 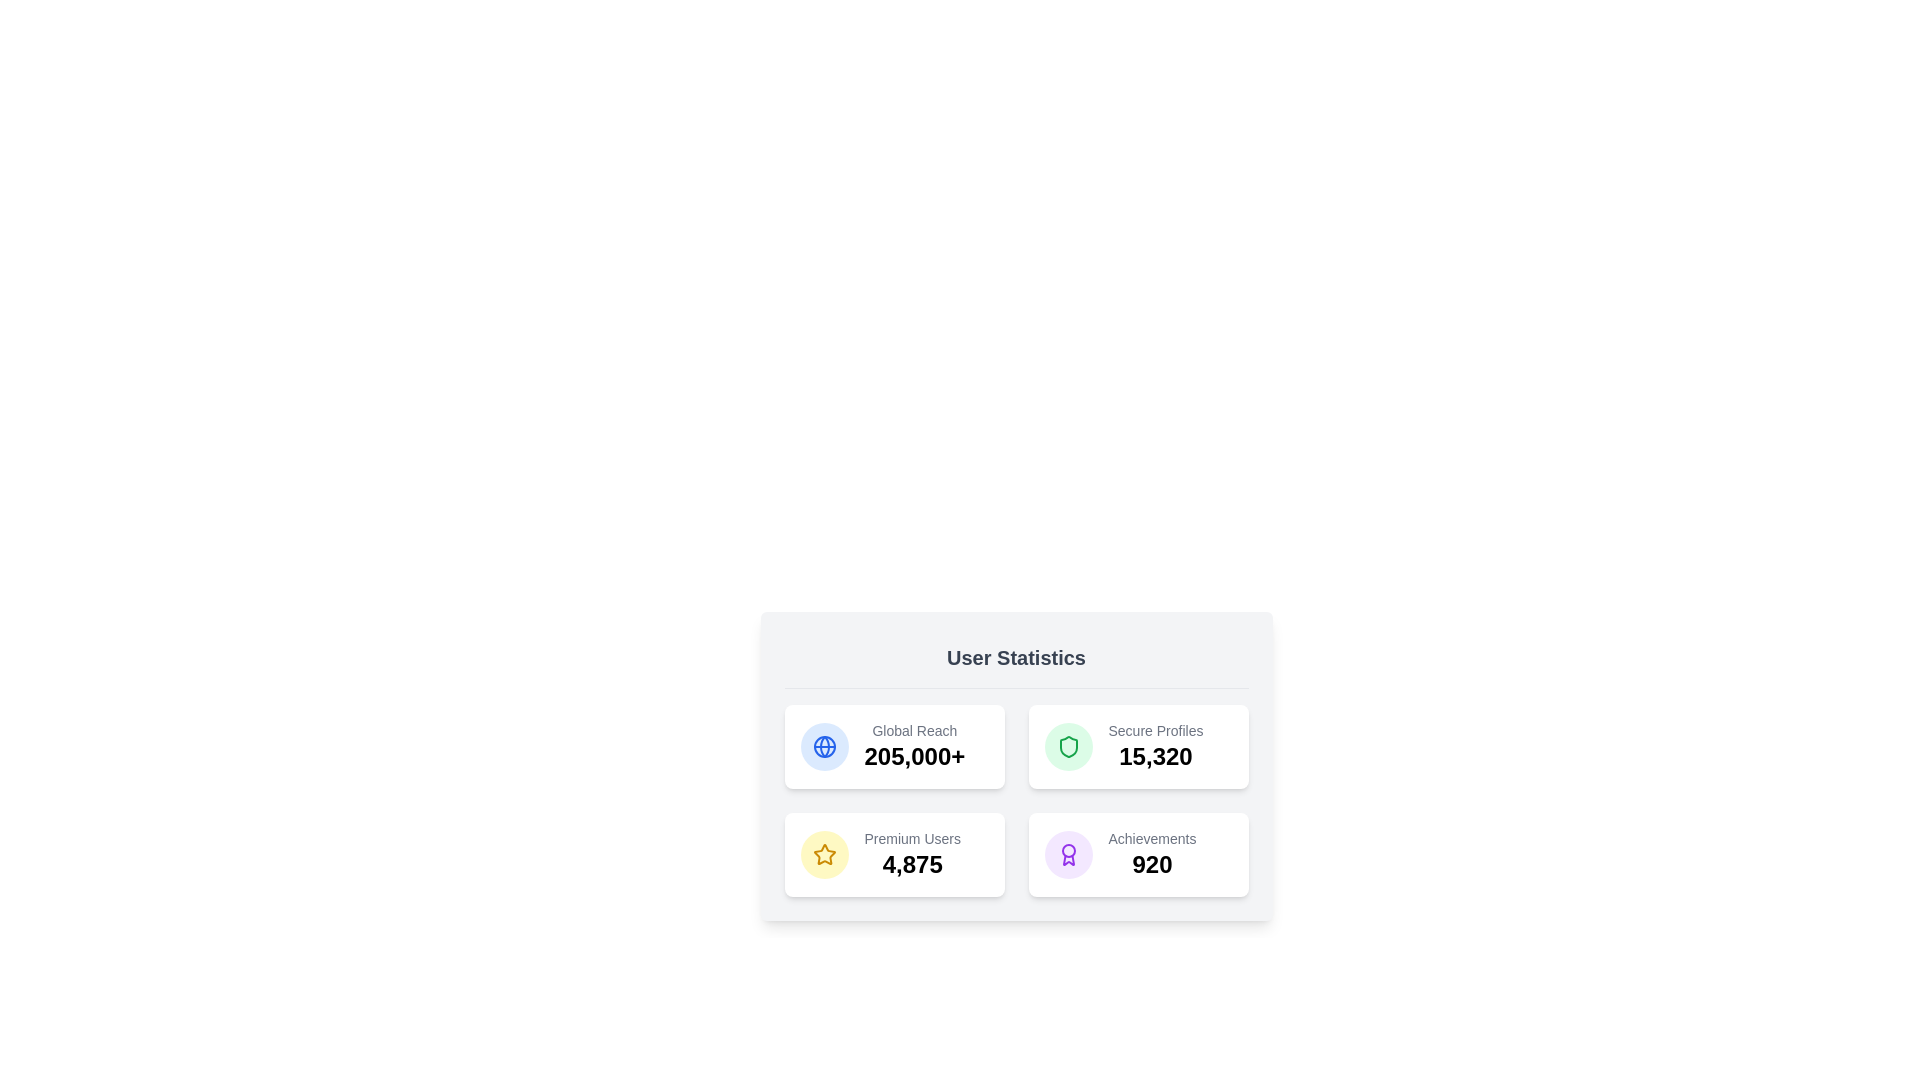 What do you see at coordinates (913, 756) in the screenshot?
I see `the prominent label or statistic display that indicates the 'Global Reach' count, located in the upper-left corner of the 'User Statistics' panel, directly below the label 'Global Reach'` at bounding box center [913, 756].